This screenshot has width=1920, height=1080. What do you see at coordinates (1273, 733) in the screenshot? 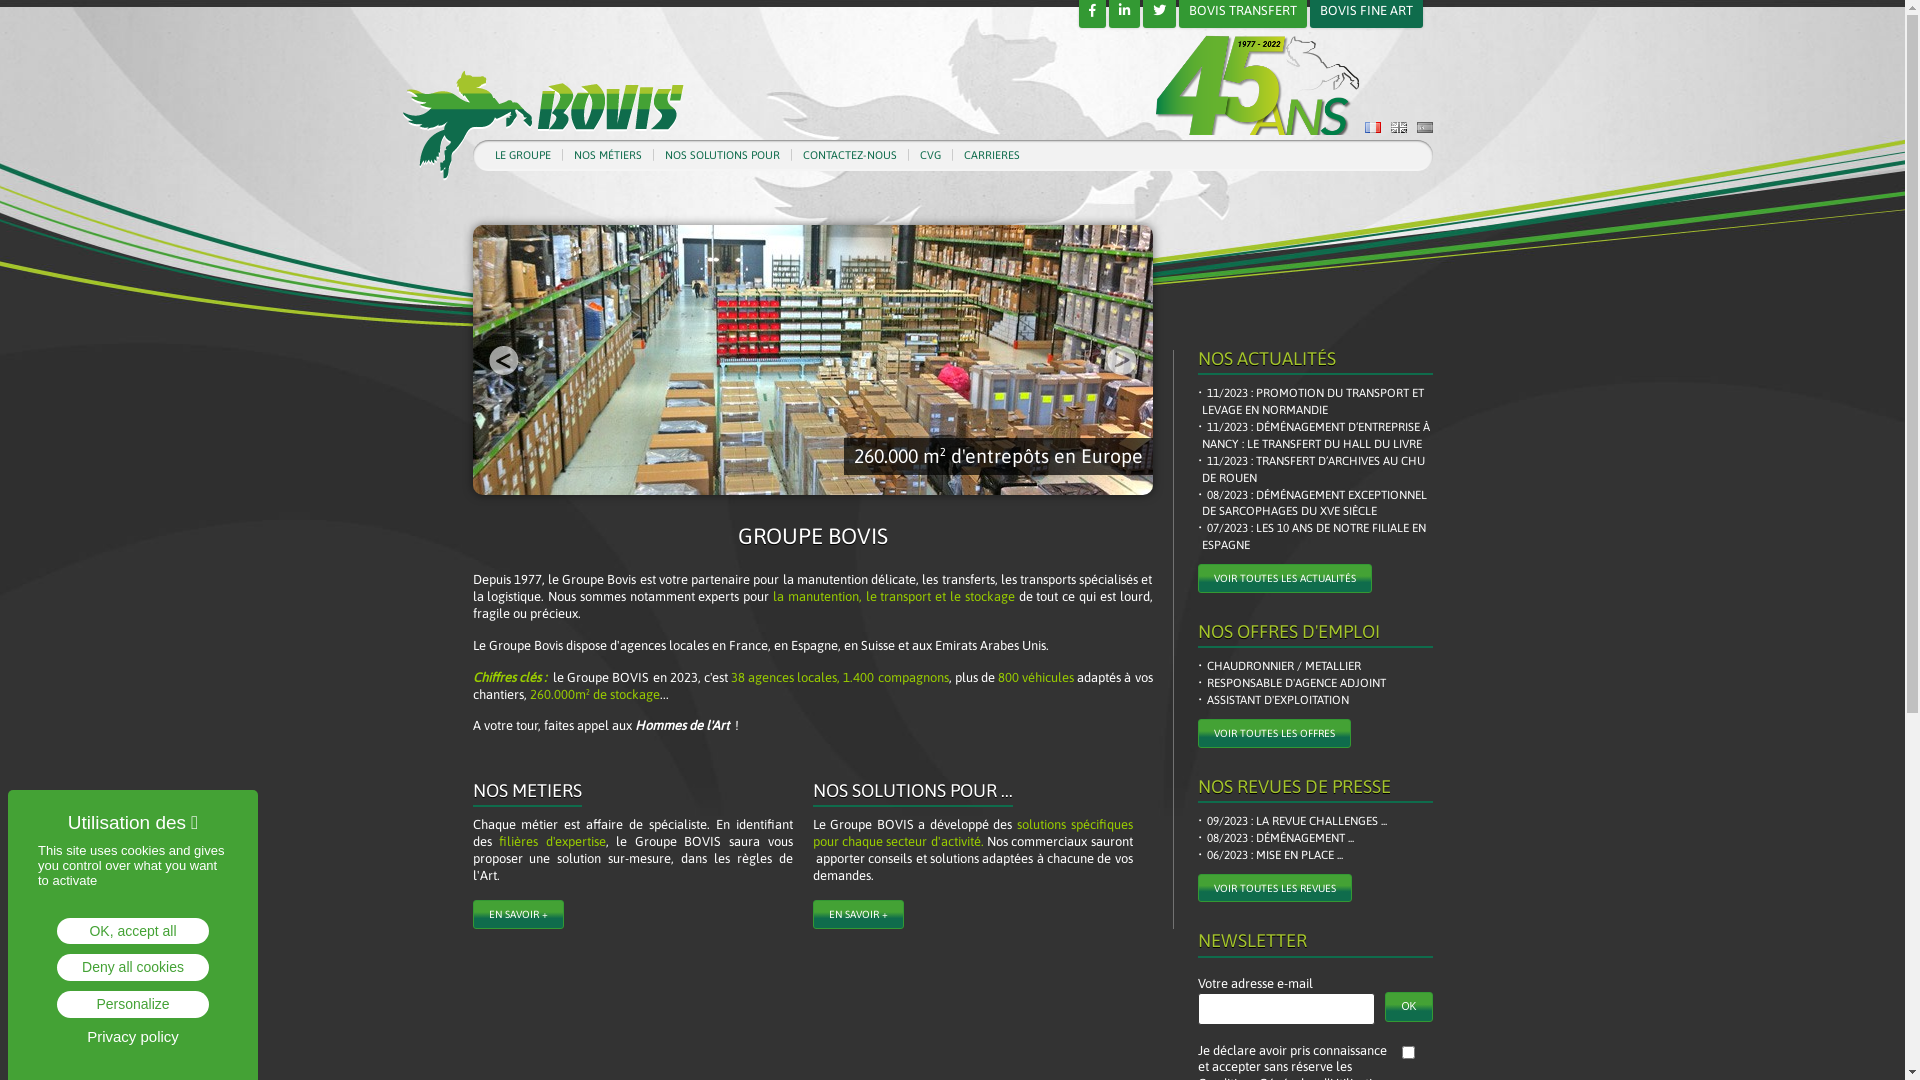
I see `'VOIR TOUTES LES OFFRES'` at bounding box center [1273, 733].